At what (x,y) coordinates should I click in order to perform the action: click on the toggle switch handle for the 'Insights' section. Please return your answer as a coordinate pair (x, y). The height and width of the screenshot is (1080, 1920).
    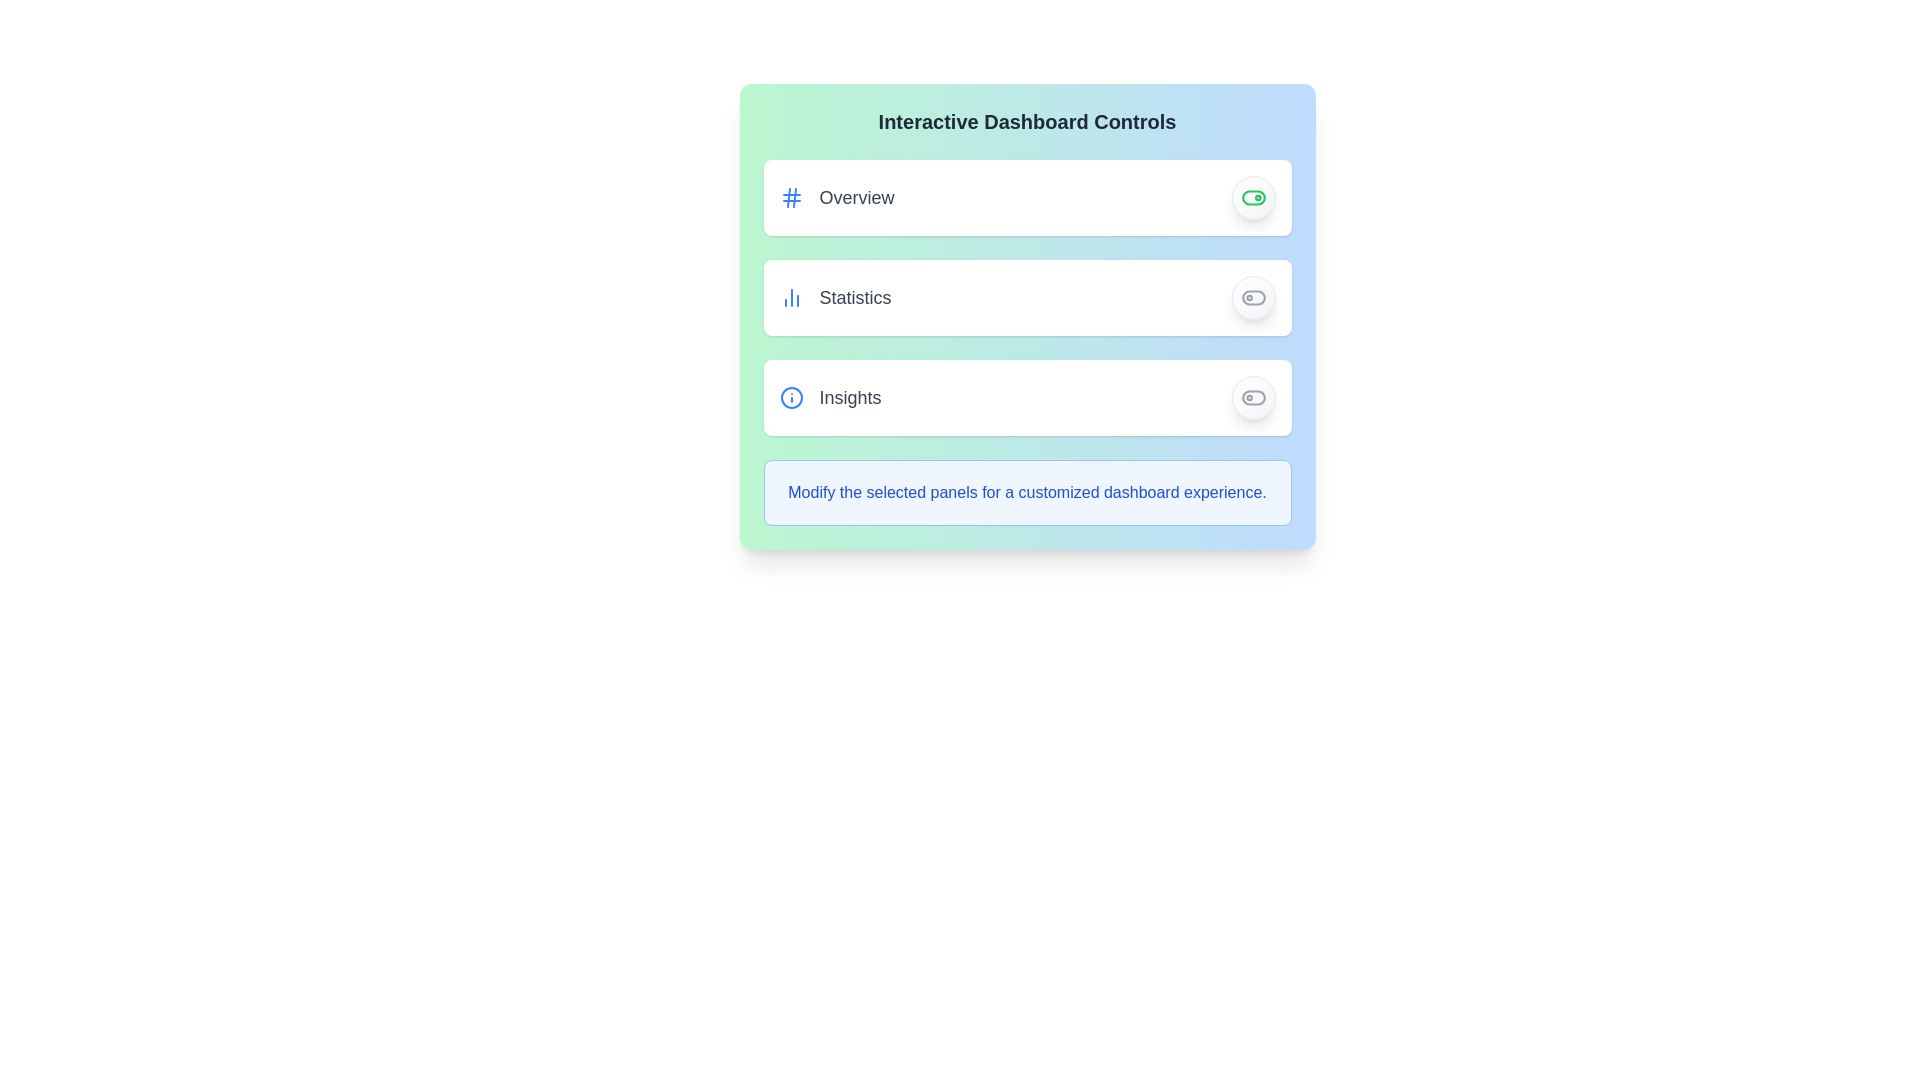
    Looking at the image, I should click on (1252, 397).